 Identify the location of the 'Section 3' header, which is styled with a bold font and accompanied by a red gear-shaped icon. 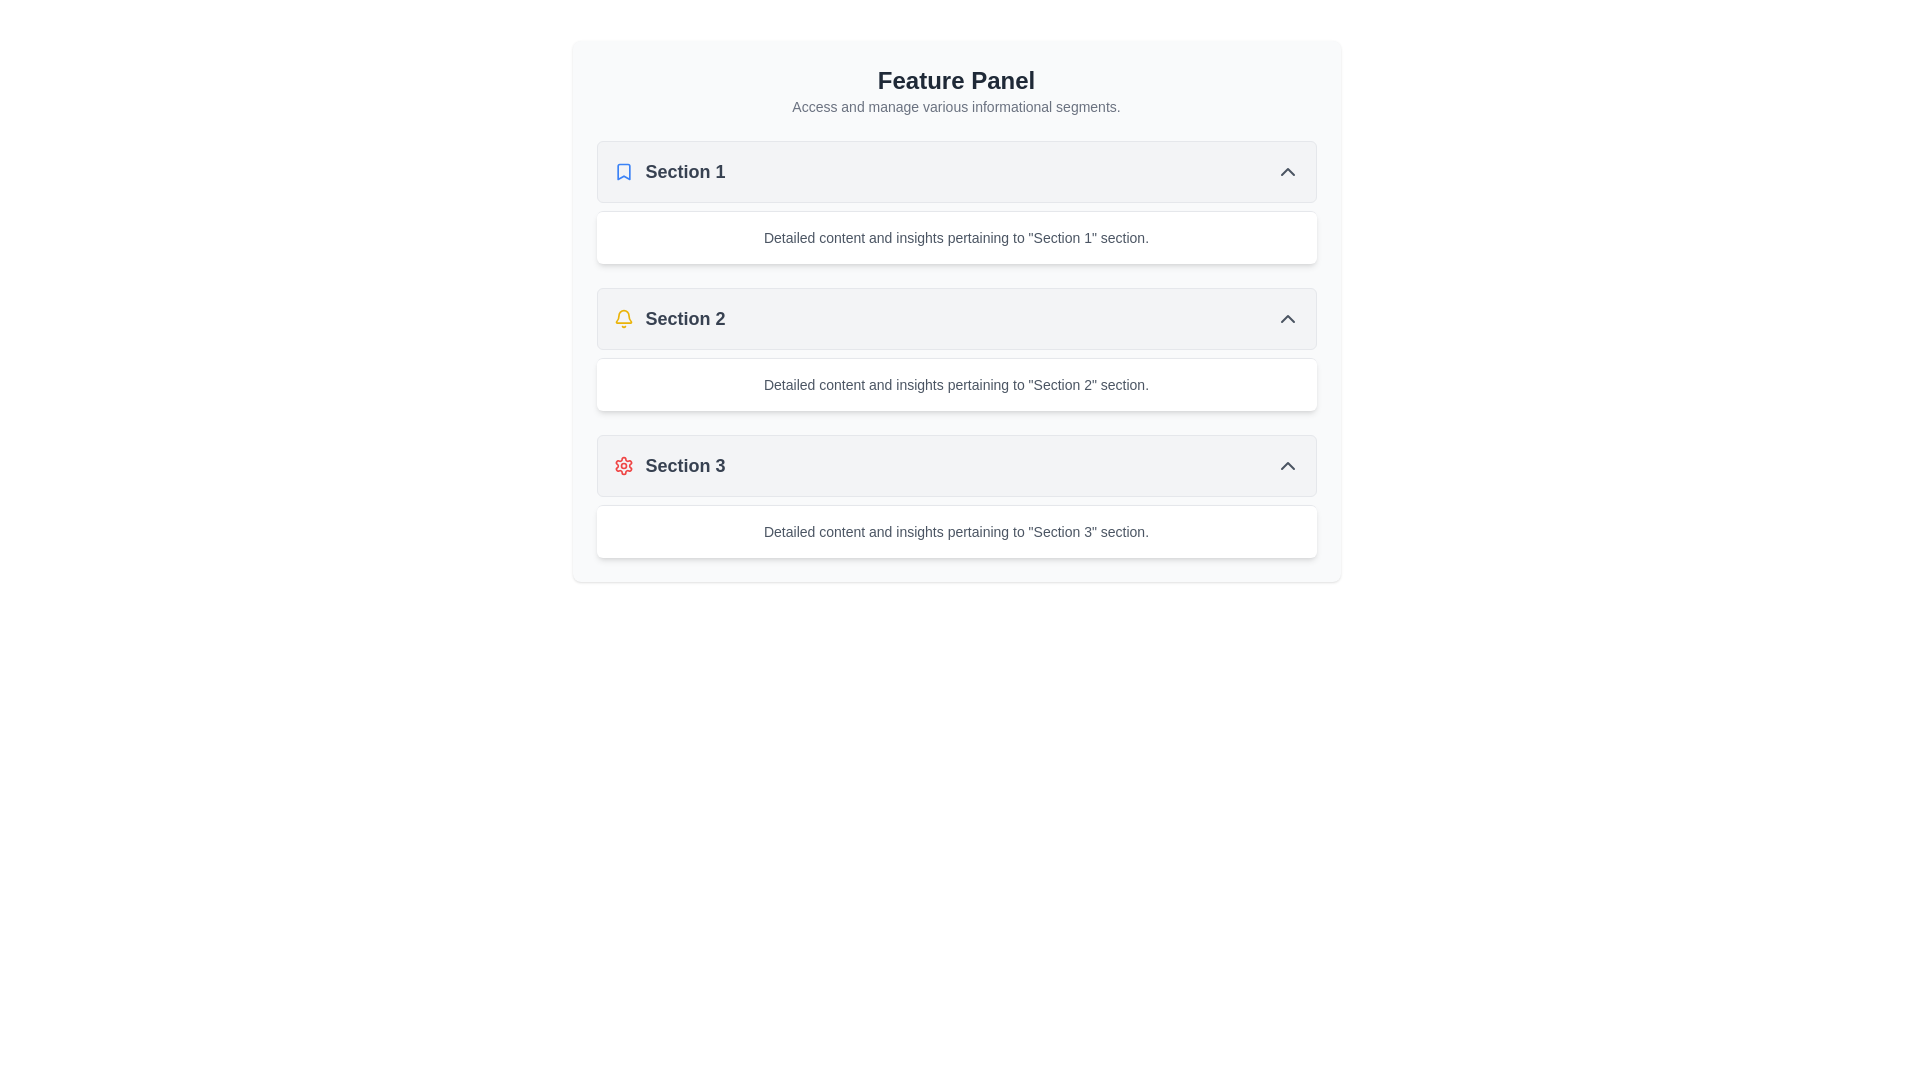
(669, 466).